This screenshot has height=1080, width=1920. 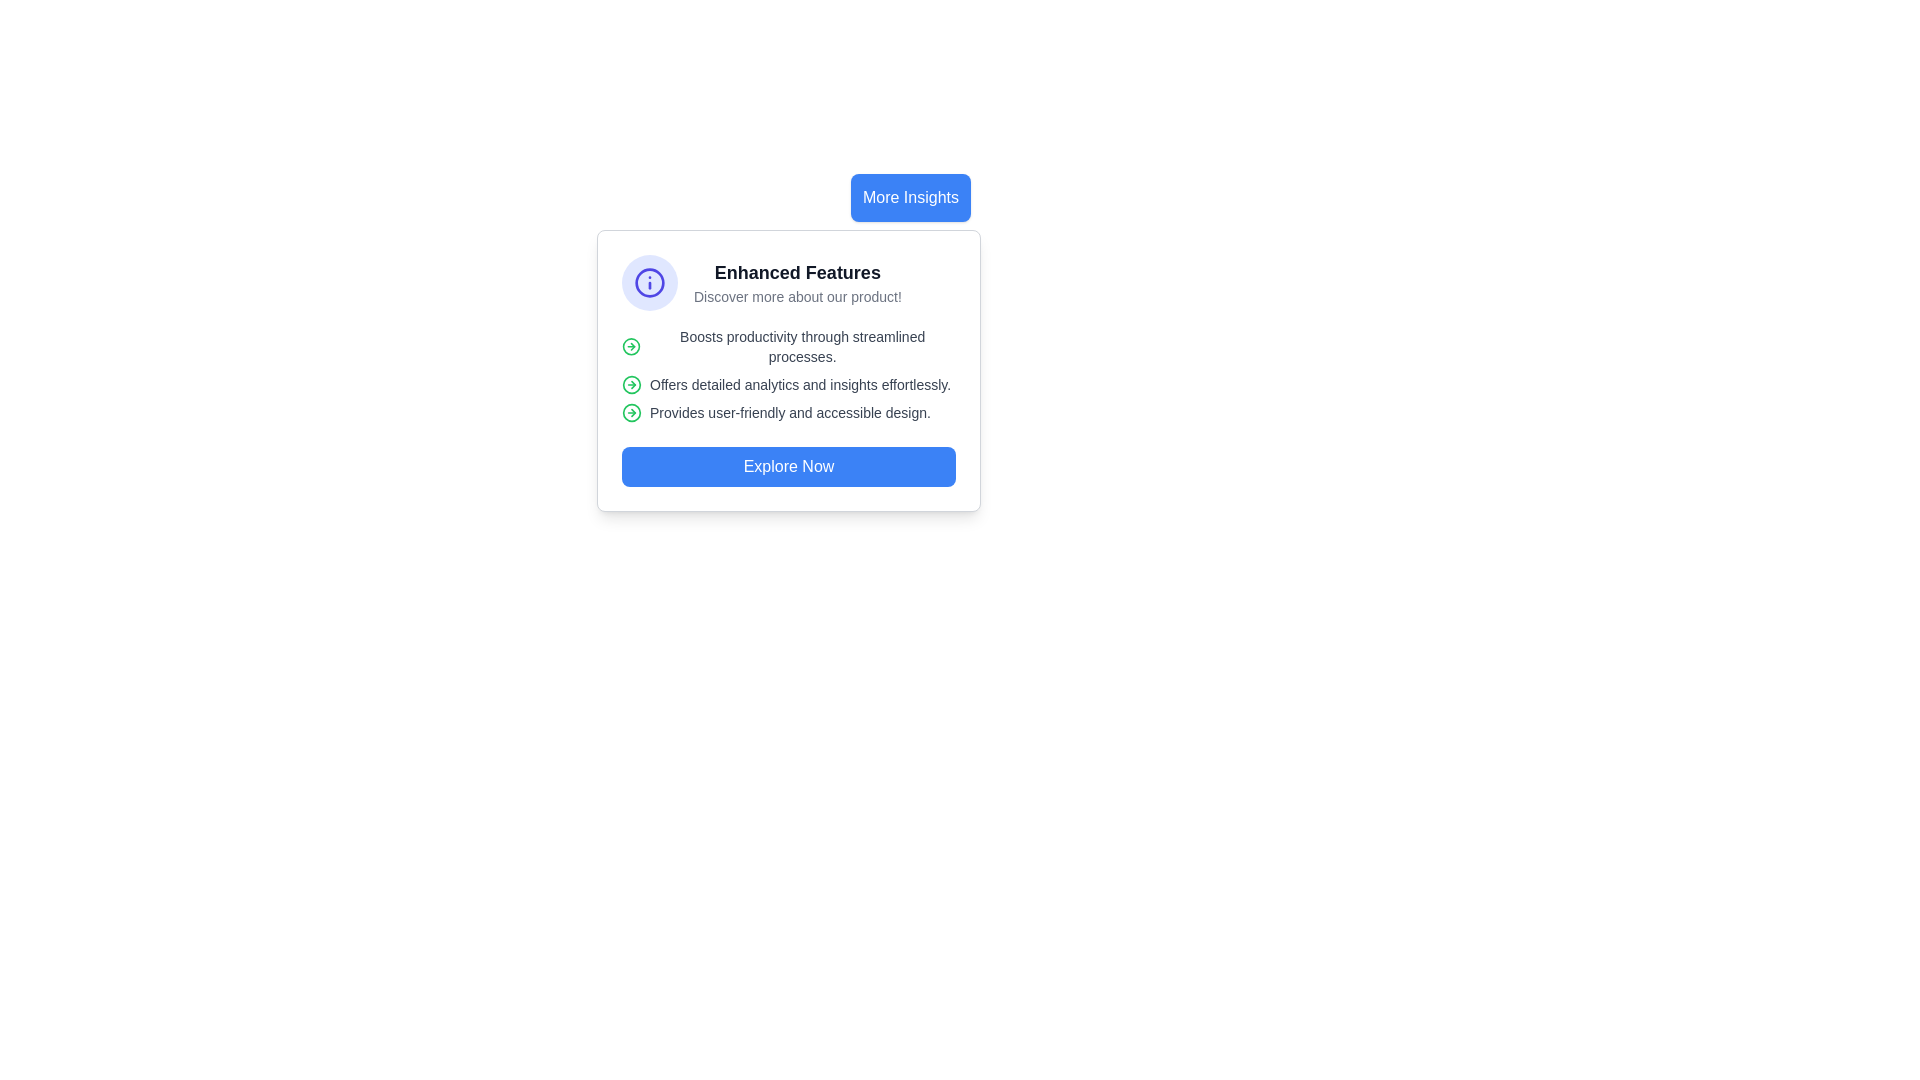 What do you see at coordinates (787, 346) in the screenshot?
I see `informational text element that features a green icon and the text 'Boosts productivity through streamlined processes.' It is the first item in a vertical list within a card layout` at bounding box center [787, 346].